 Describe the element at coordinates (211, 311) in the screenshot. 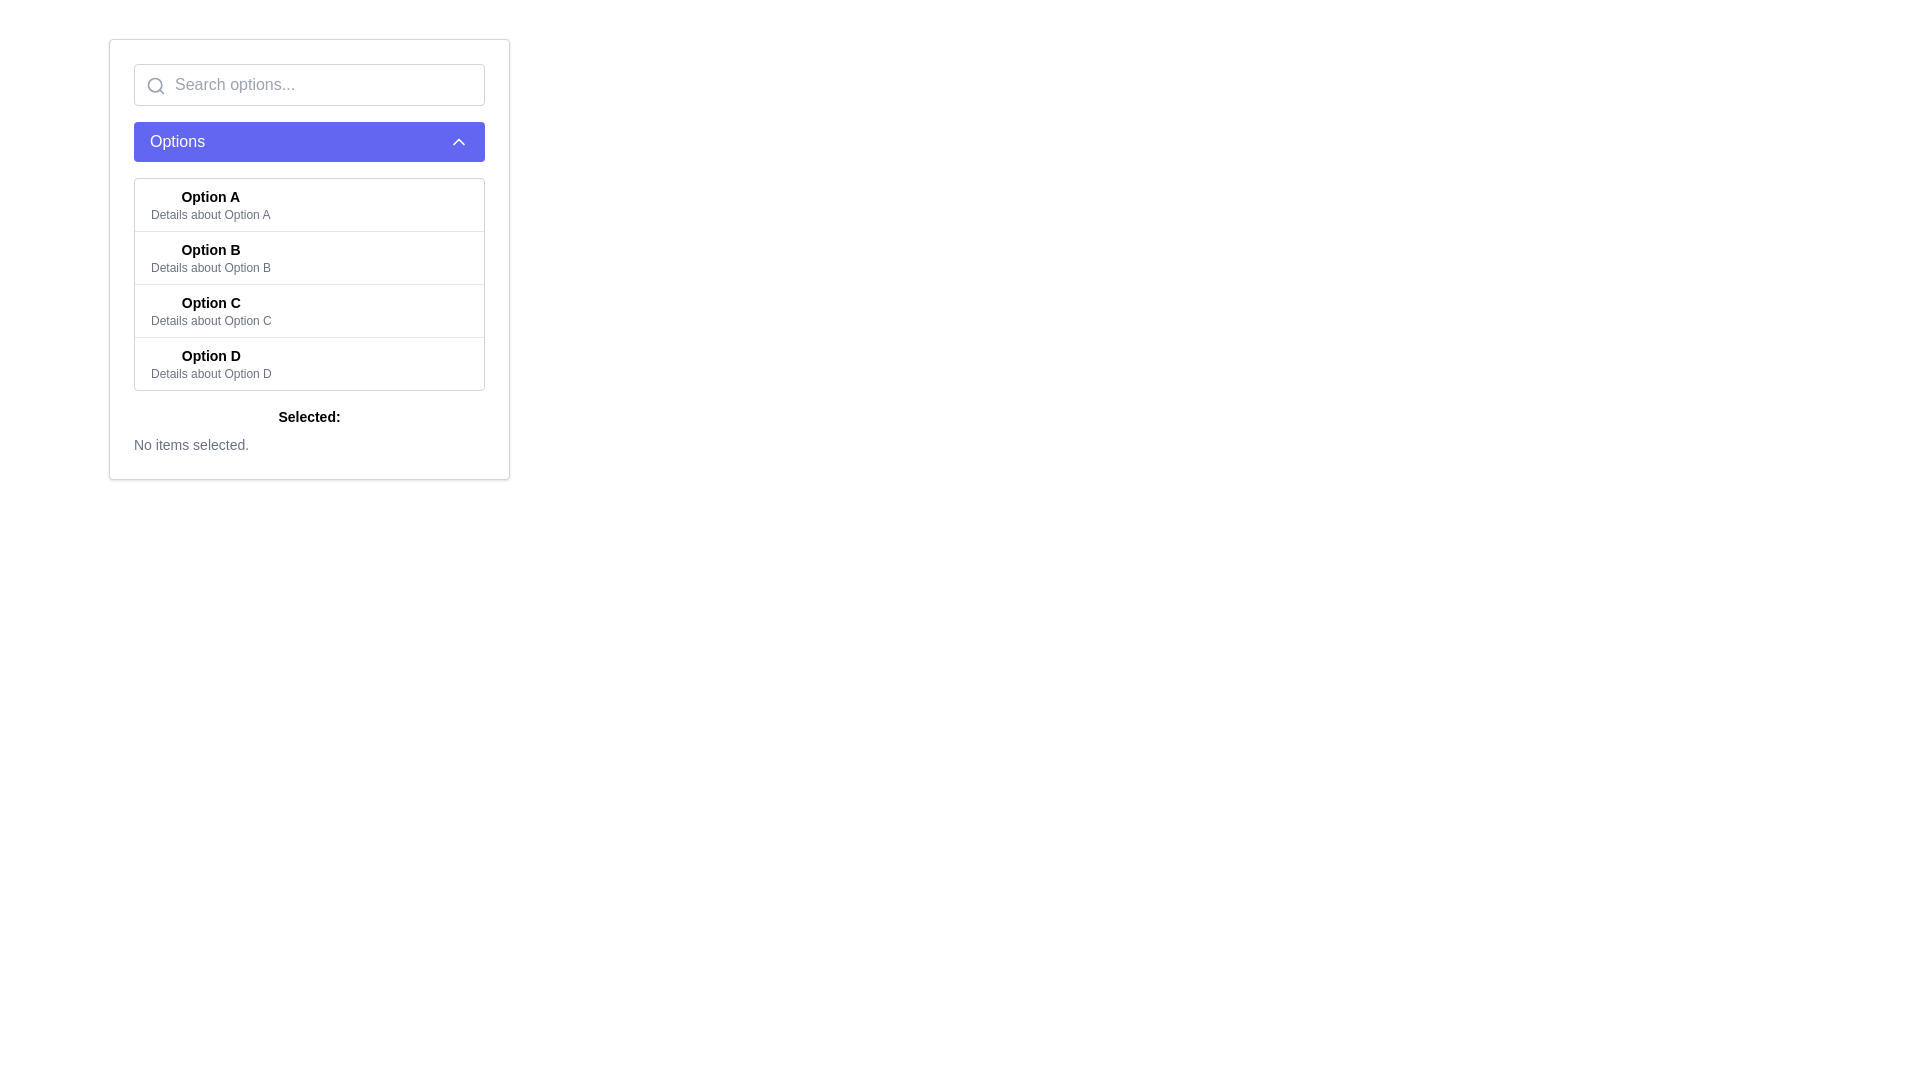

I see `to select the third option in the dropdown list, positioned between 'Option B' and 'Option D'` at that location.